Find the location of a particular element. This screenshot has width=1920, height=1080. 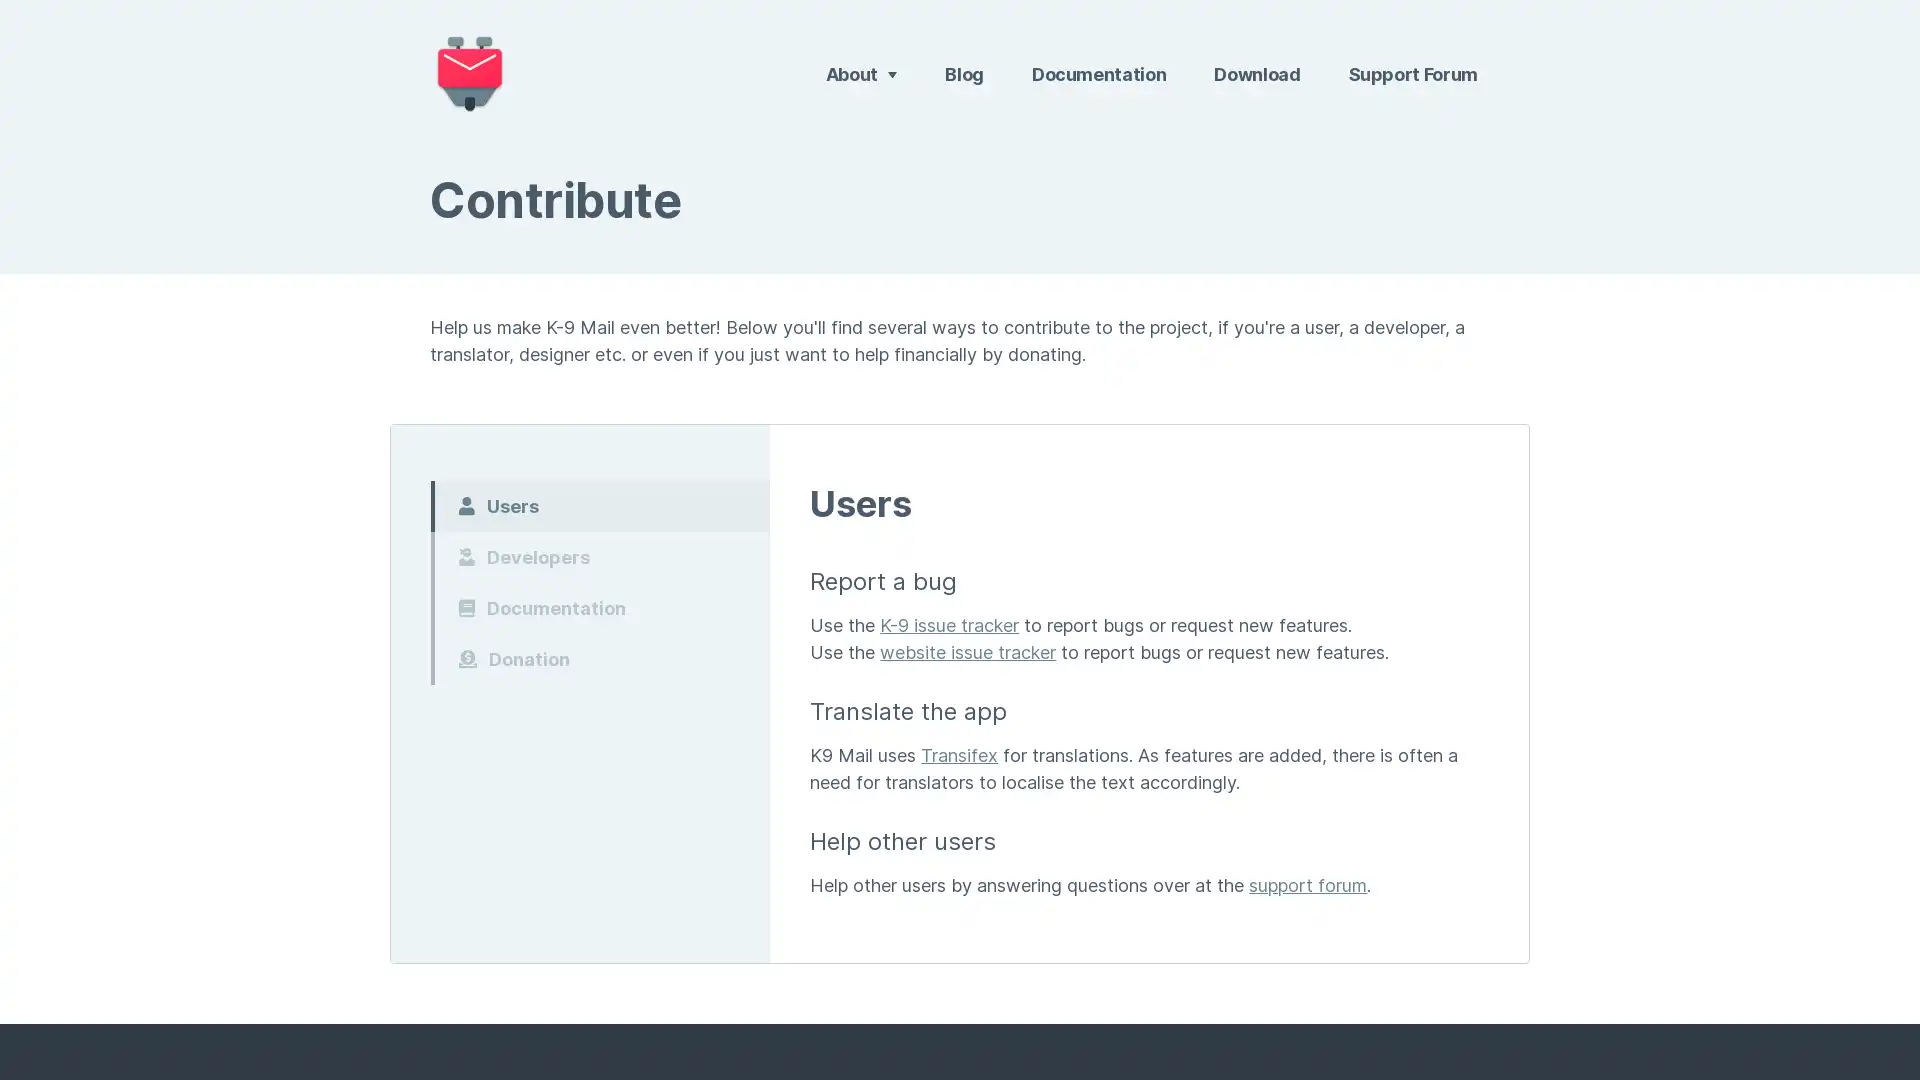

Users is located at coordinates (599, 504).